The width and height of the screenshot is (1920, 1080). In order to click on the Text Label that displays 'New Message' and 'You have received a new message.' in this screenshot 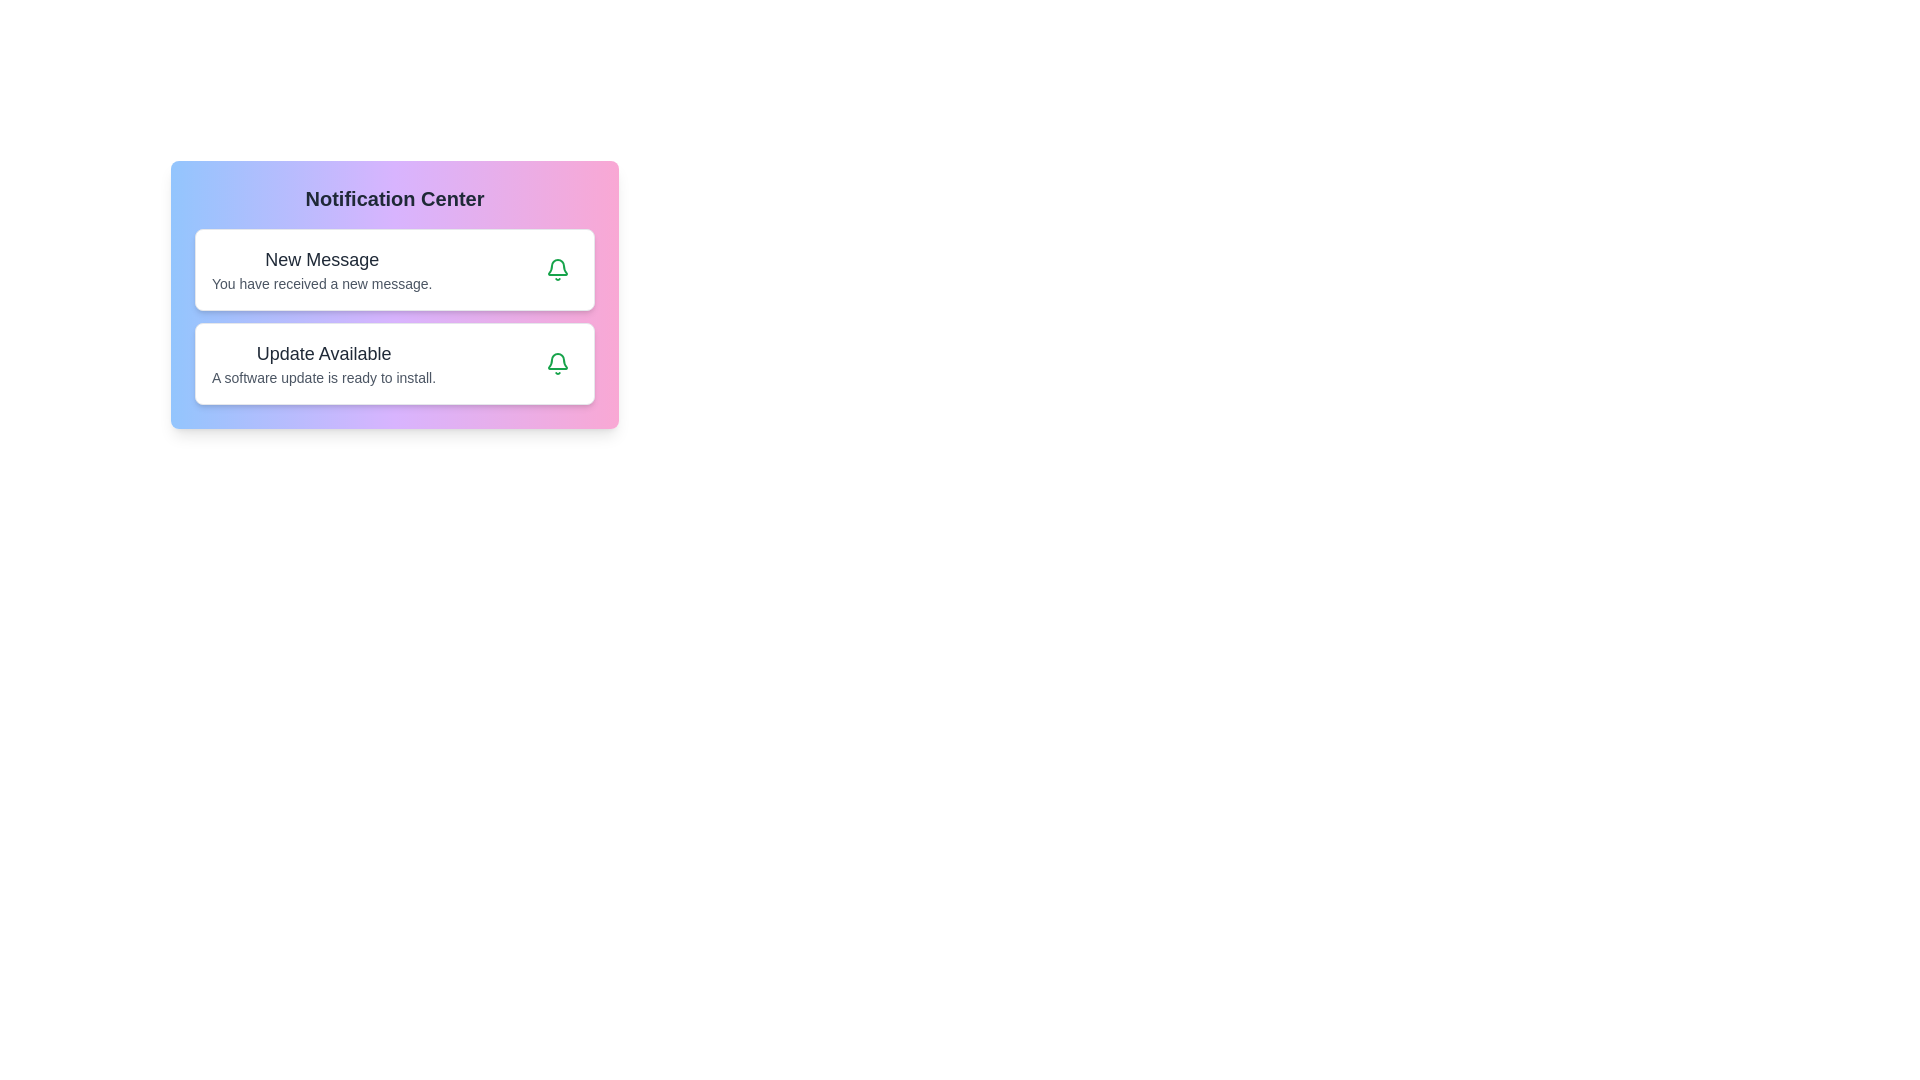, I will do `click(322, 270)`.